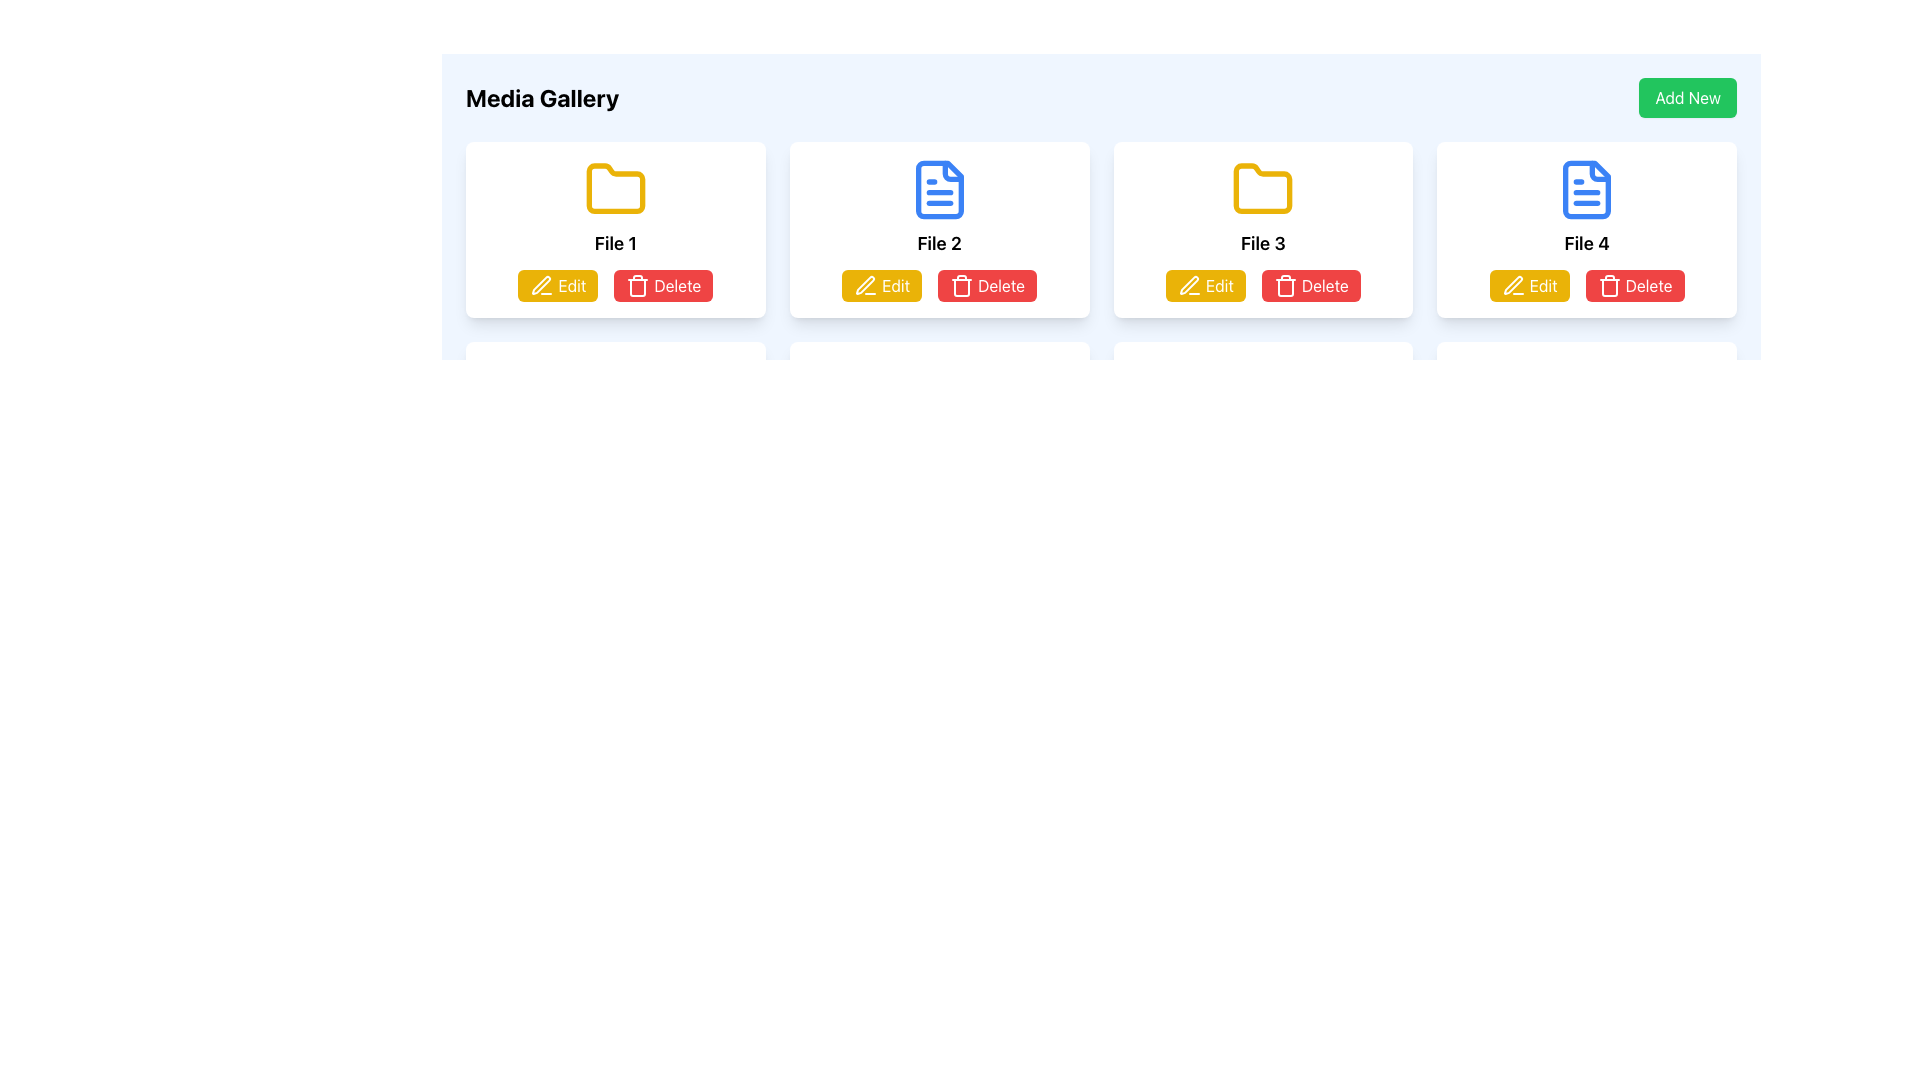 The image size is (1920, 1080). What do you see at coordinates (881, 285) in the screenshot?
I see `the edit button associated with 'File 2' to activate hover effects` at bounding box center [881, 285].